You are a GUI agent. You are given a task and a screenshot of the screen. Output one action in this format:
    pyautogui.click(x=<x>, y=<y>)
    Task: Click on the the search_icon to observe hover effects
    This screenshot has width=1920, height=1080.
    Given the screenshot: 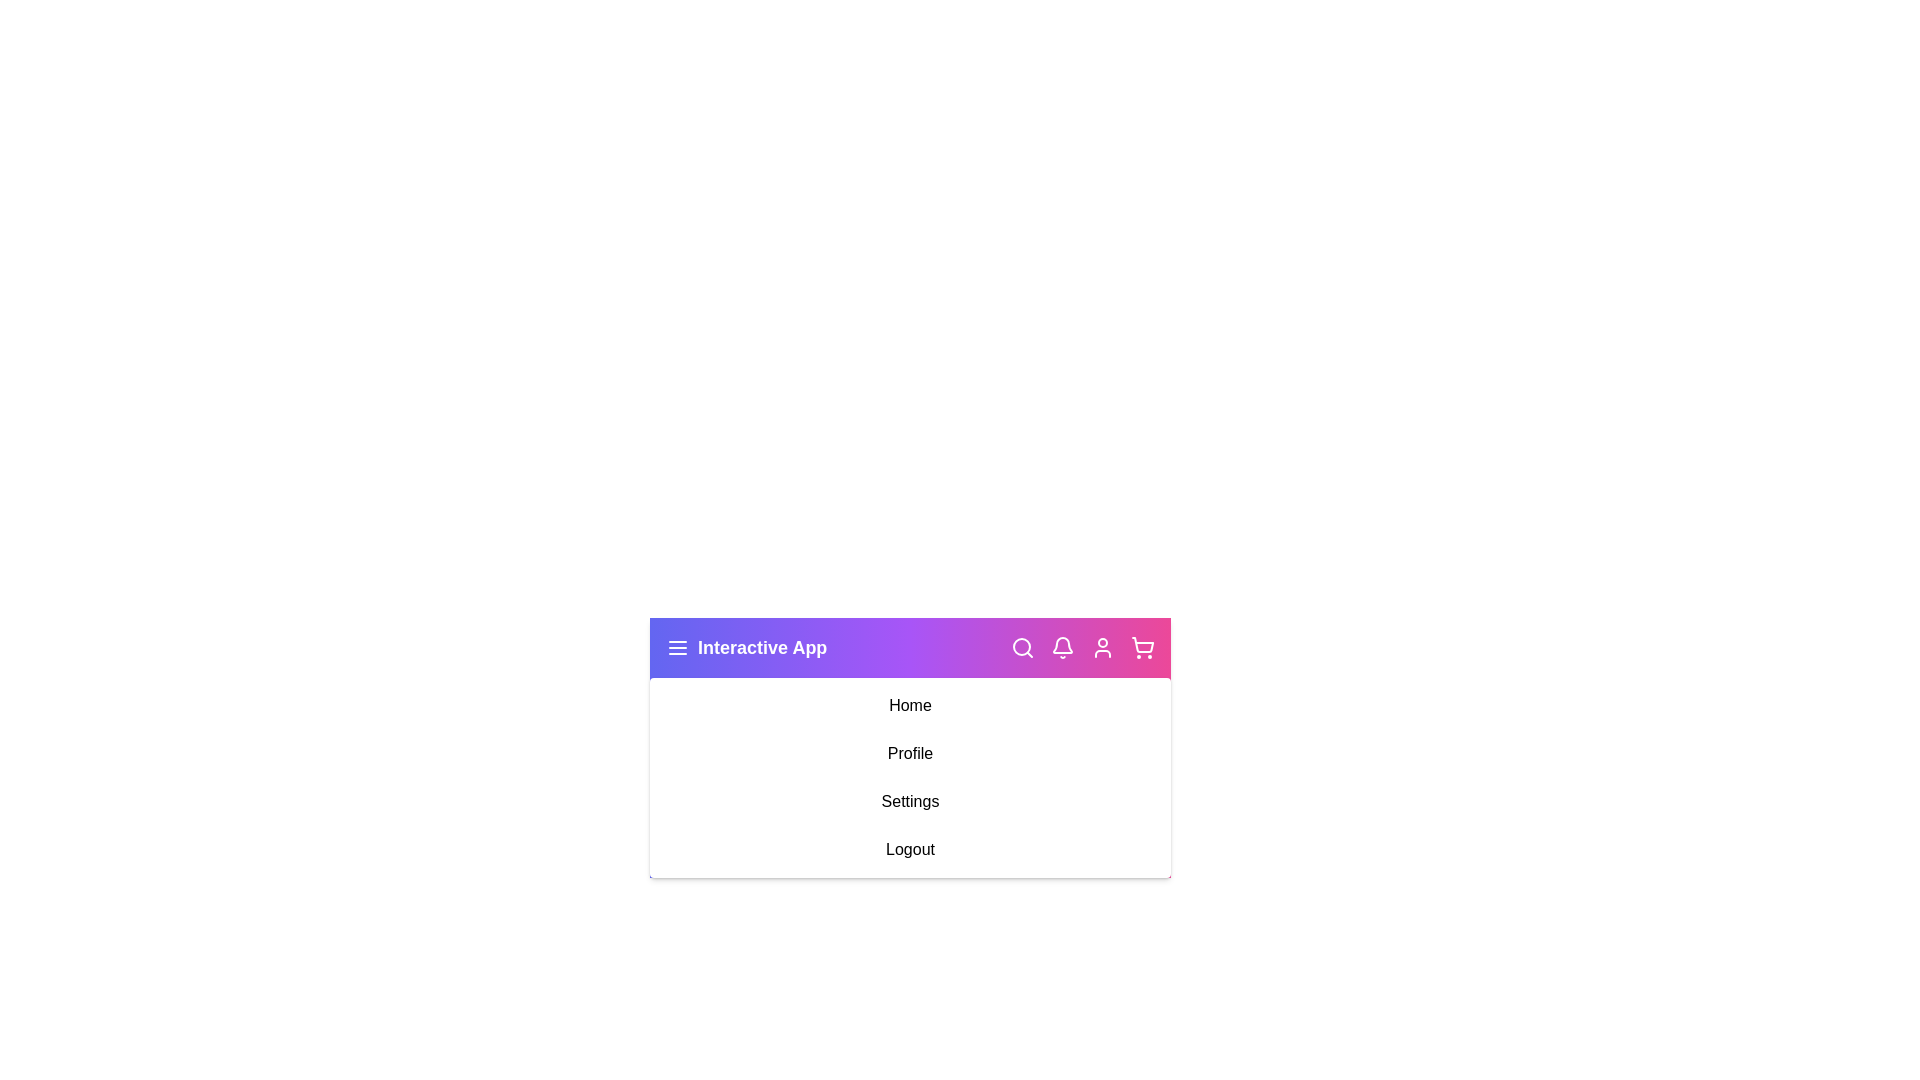 What is the action you would take?
    pyautogui.click(x=1022, y=648)
    